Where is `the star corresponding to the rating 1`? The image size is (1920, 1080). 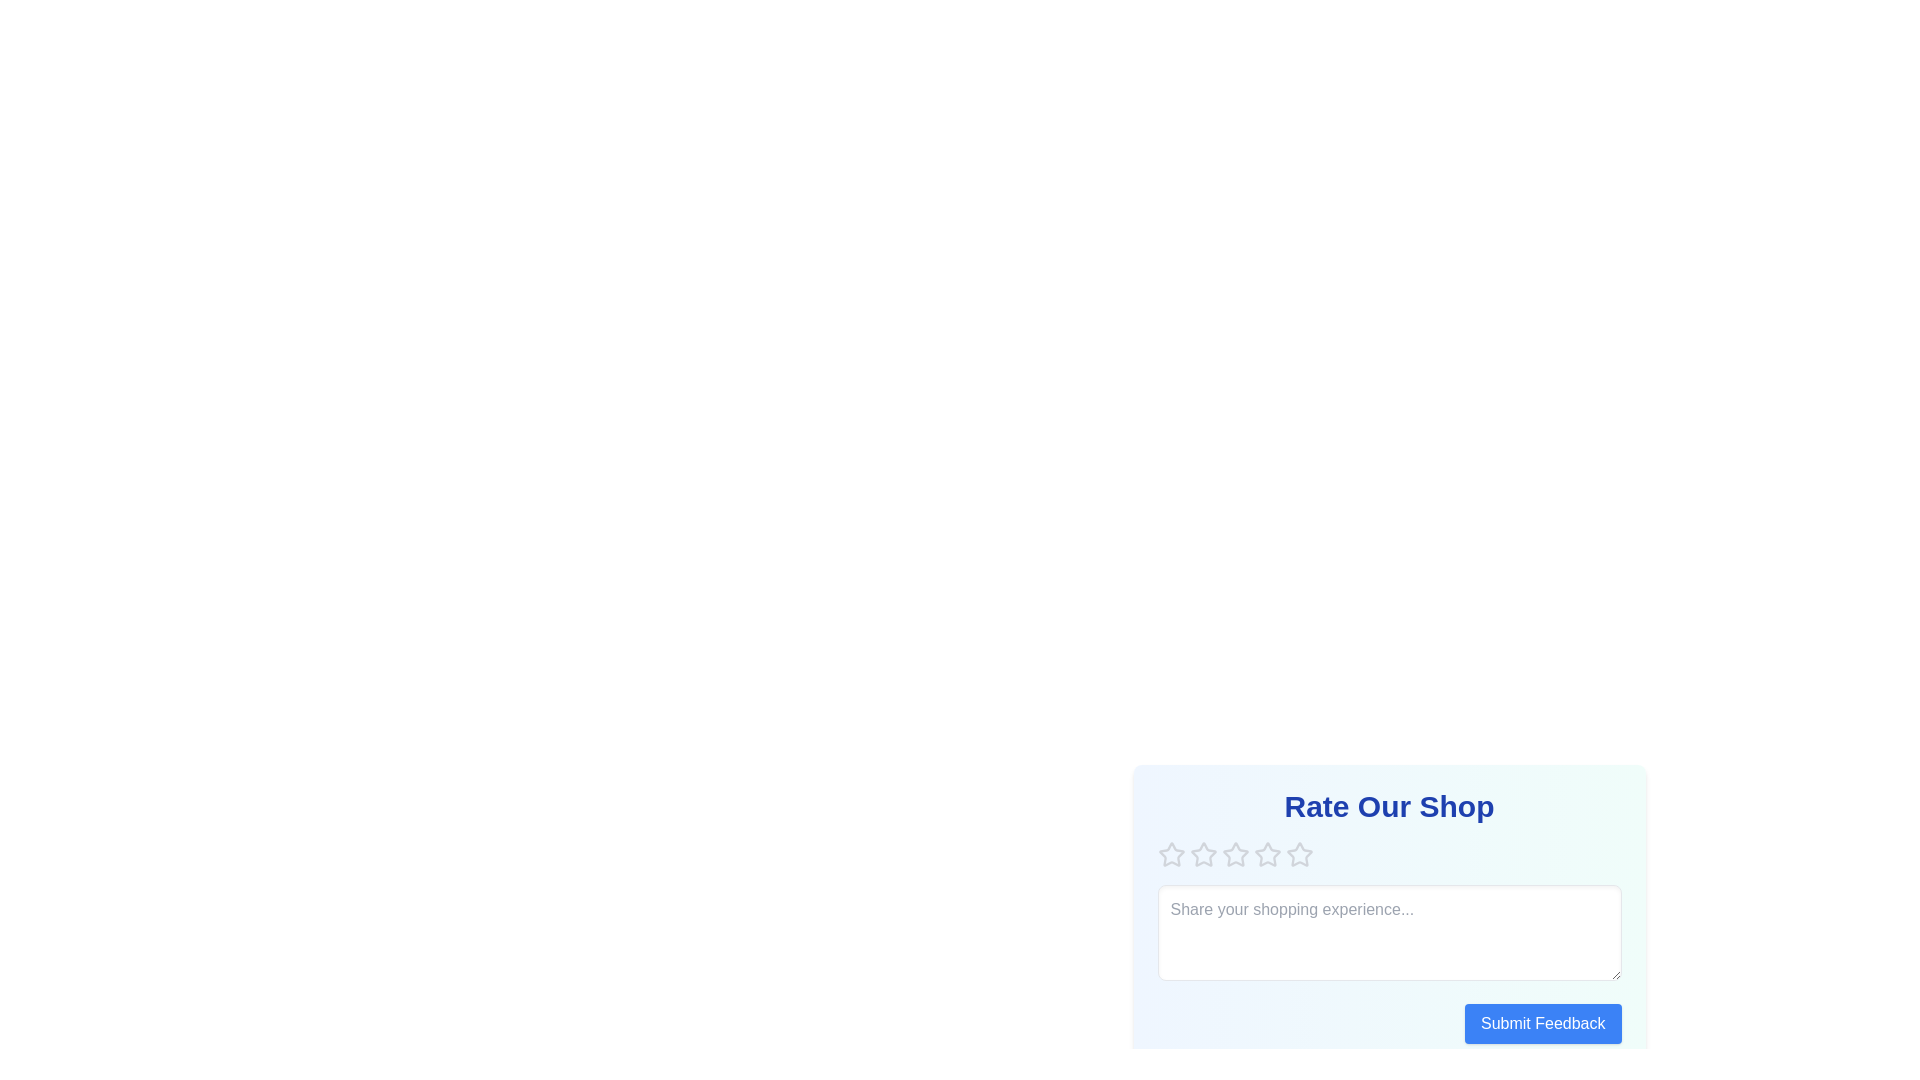
the star corresponding to the rating 1 is located at coordinates (1171, 855).